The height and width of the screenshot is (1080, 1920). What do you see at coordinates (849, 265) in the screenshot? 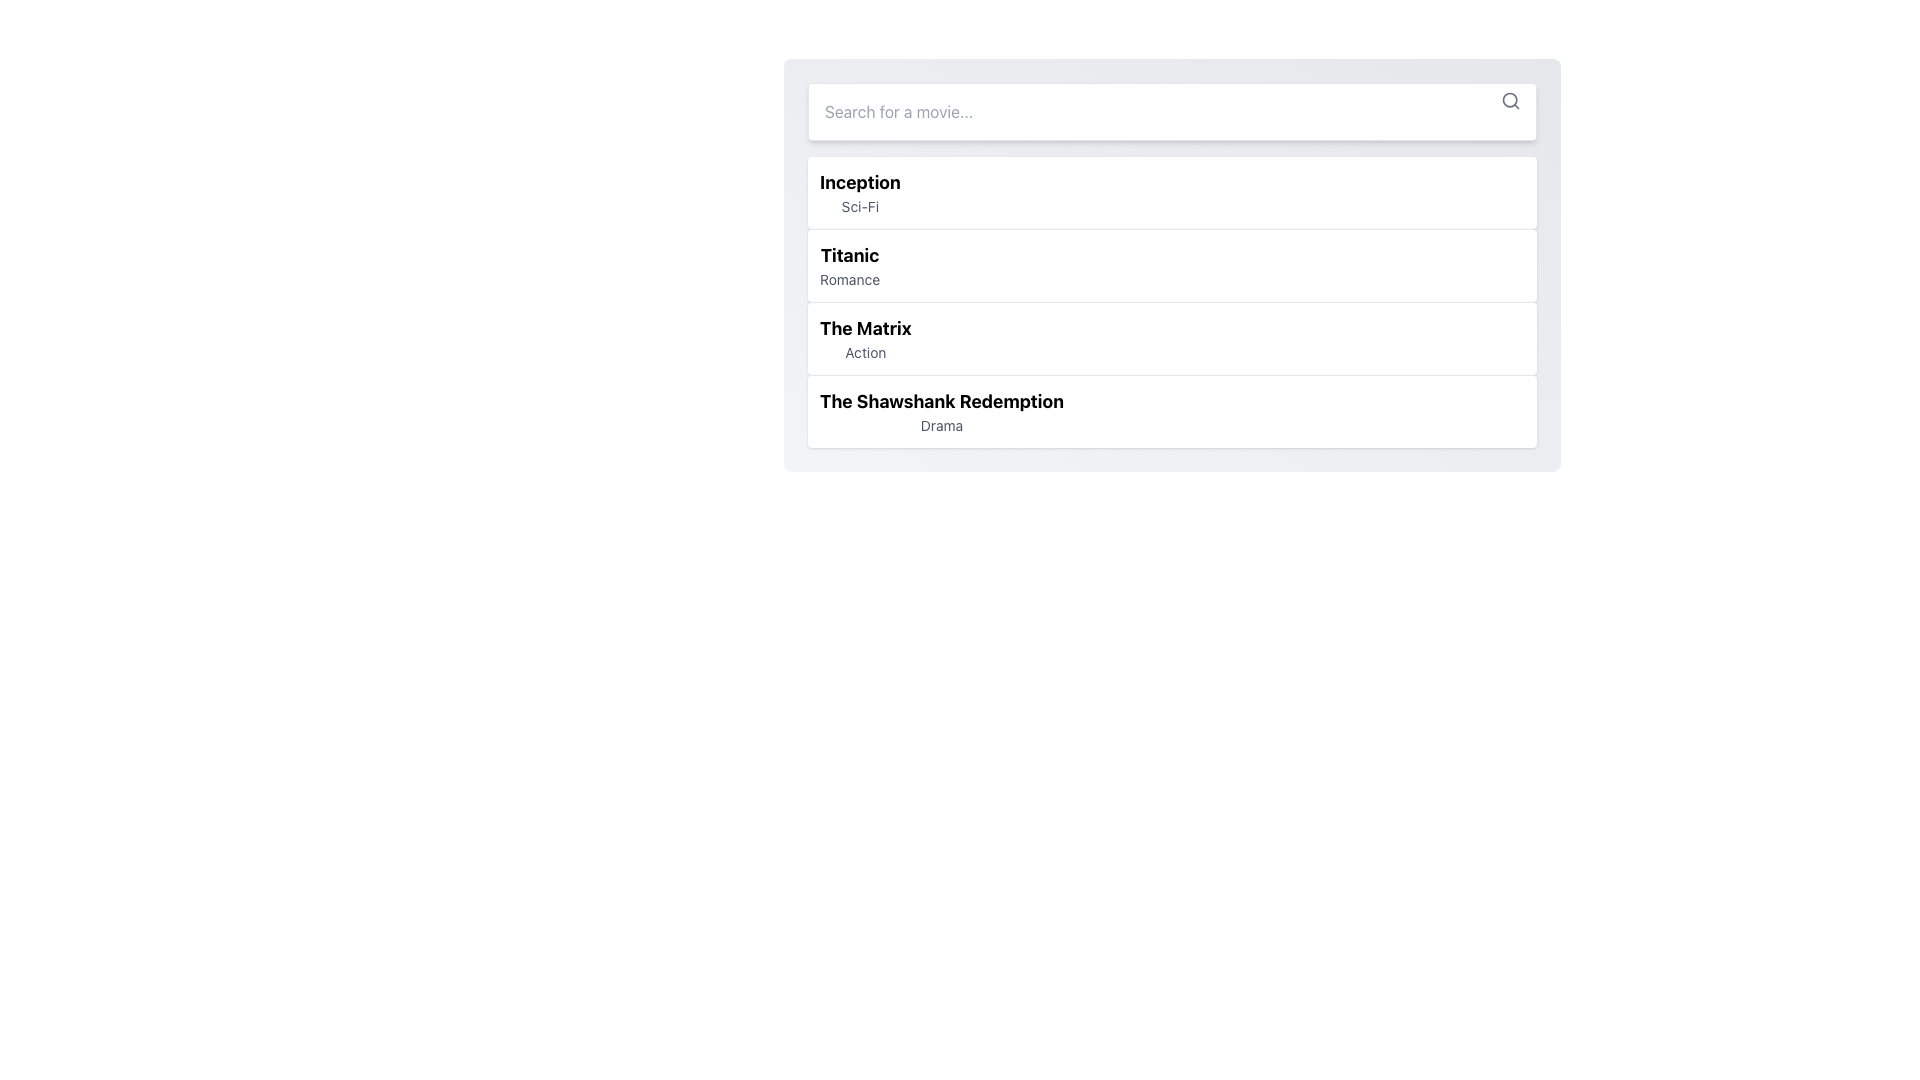
I see `the text display element that shows 'Titanic' in a bold font and 'Romance' in a smaller gray font, which is the second entry in the vertical list of movies` at bounding box center [849, 265].